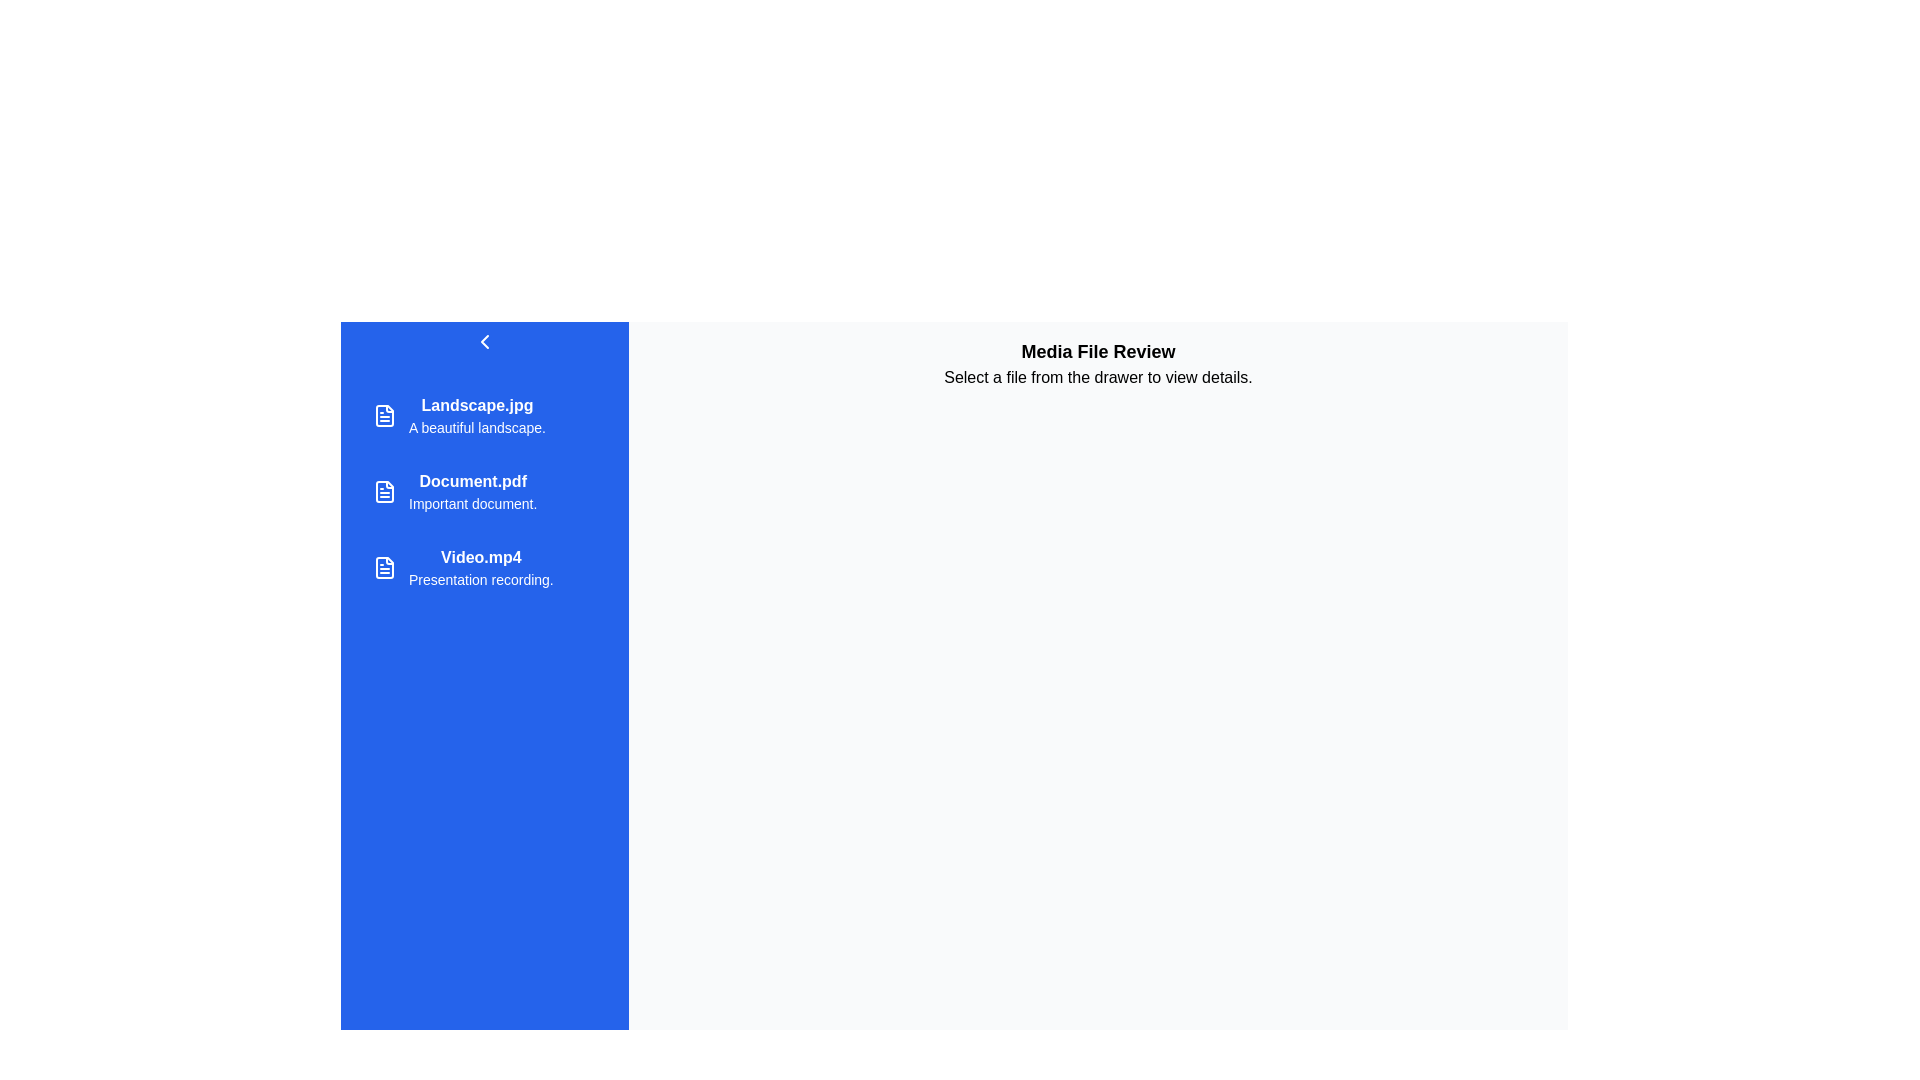  I want to click on on the first list item displaying 'Landscape.jpg' with the description 'A beautiful landscape', so click(476, 415).